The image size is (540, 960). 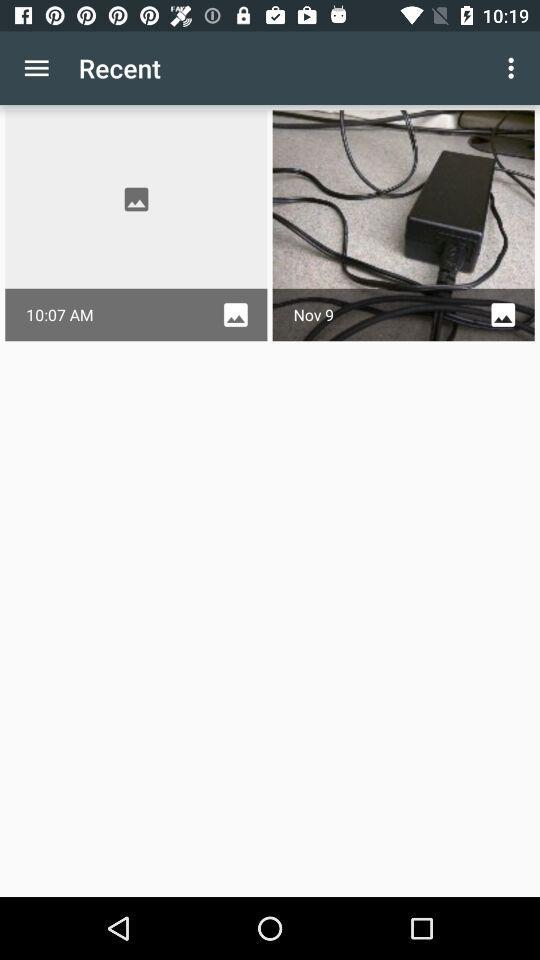 I want to click on the app to the left of recent, so click(x=36, y=68).